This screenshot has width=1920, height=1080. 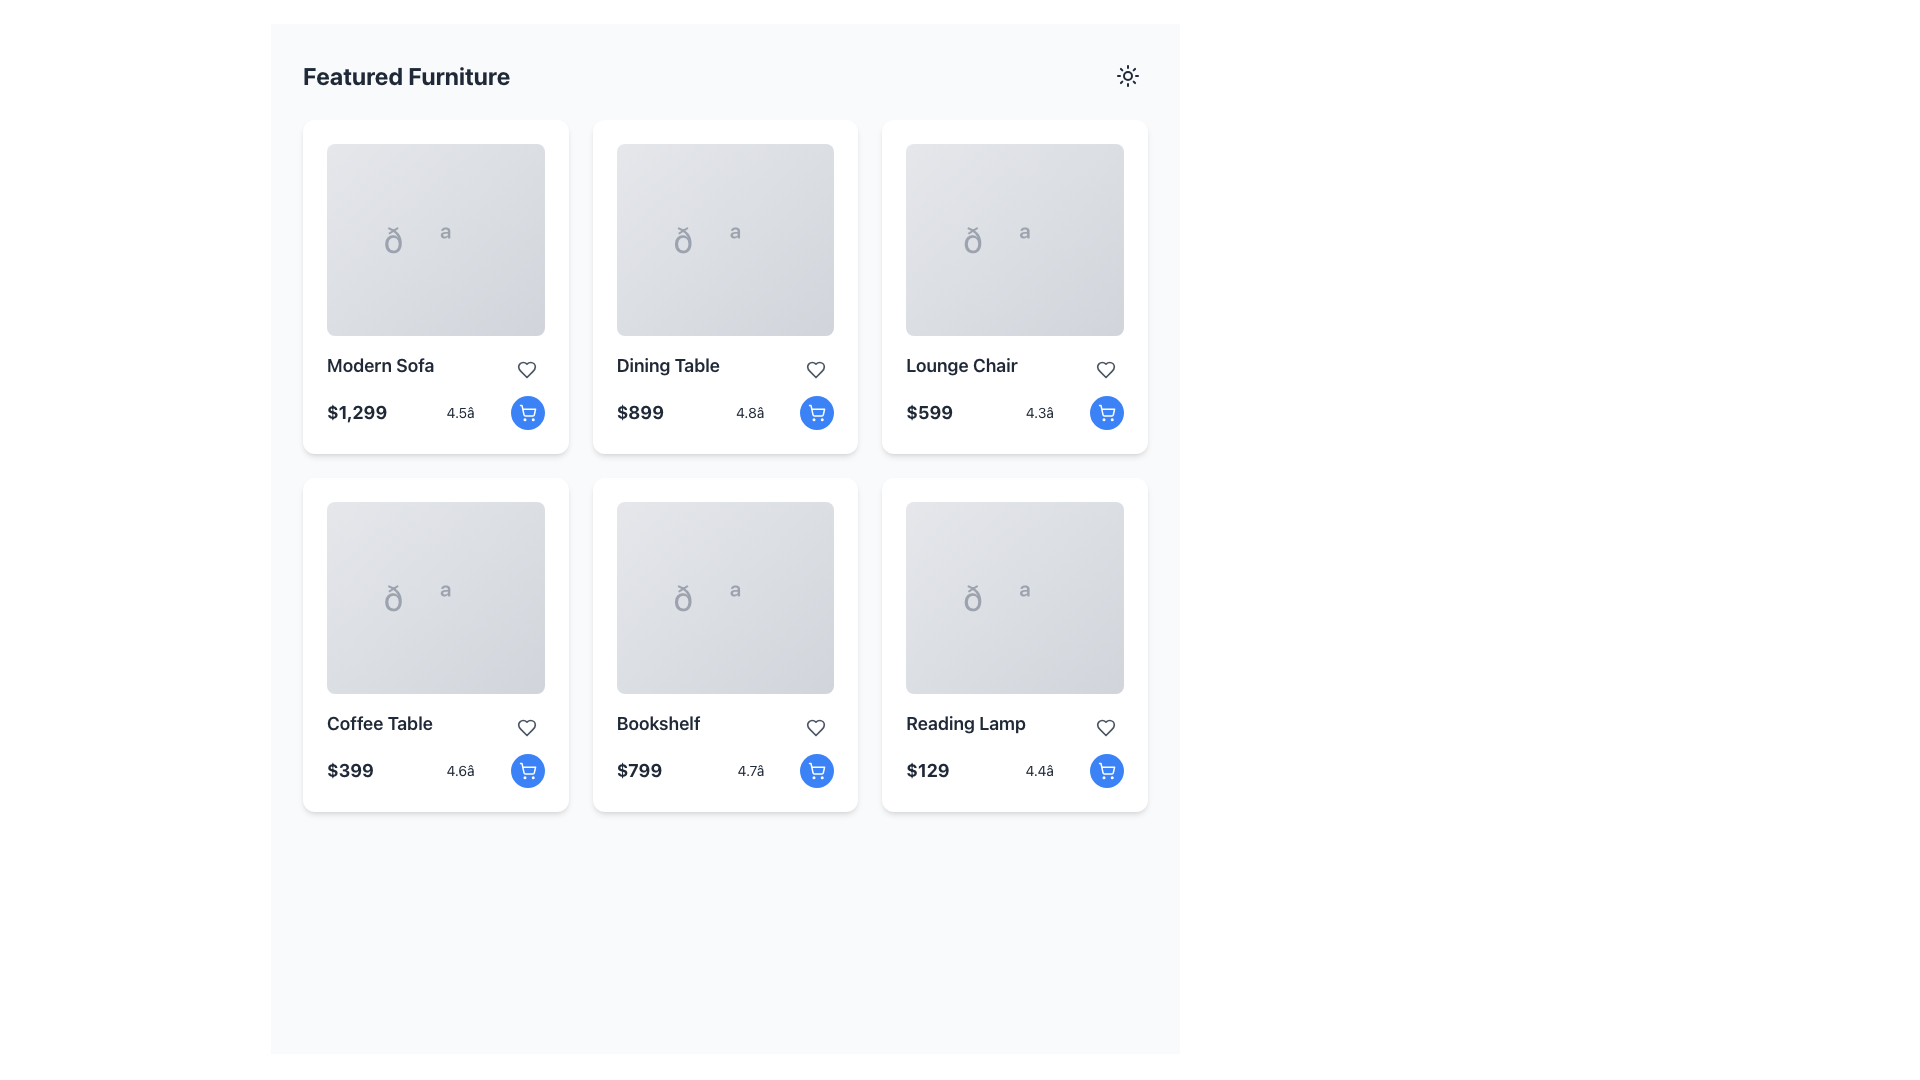 I want to click on the heart-shaped icon, so click(x=1104, y=728).